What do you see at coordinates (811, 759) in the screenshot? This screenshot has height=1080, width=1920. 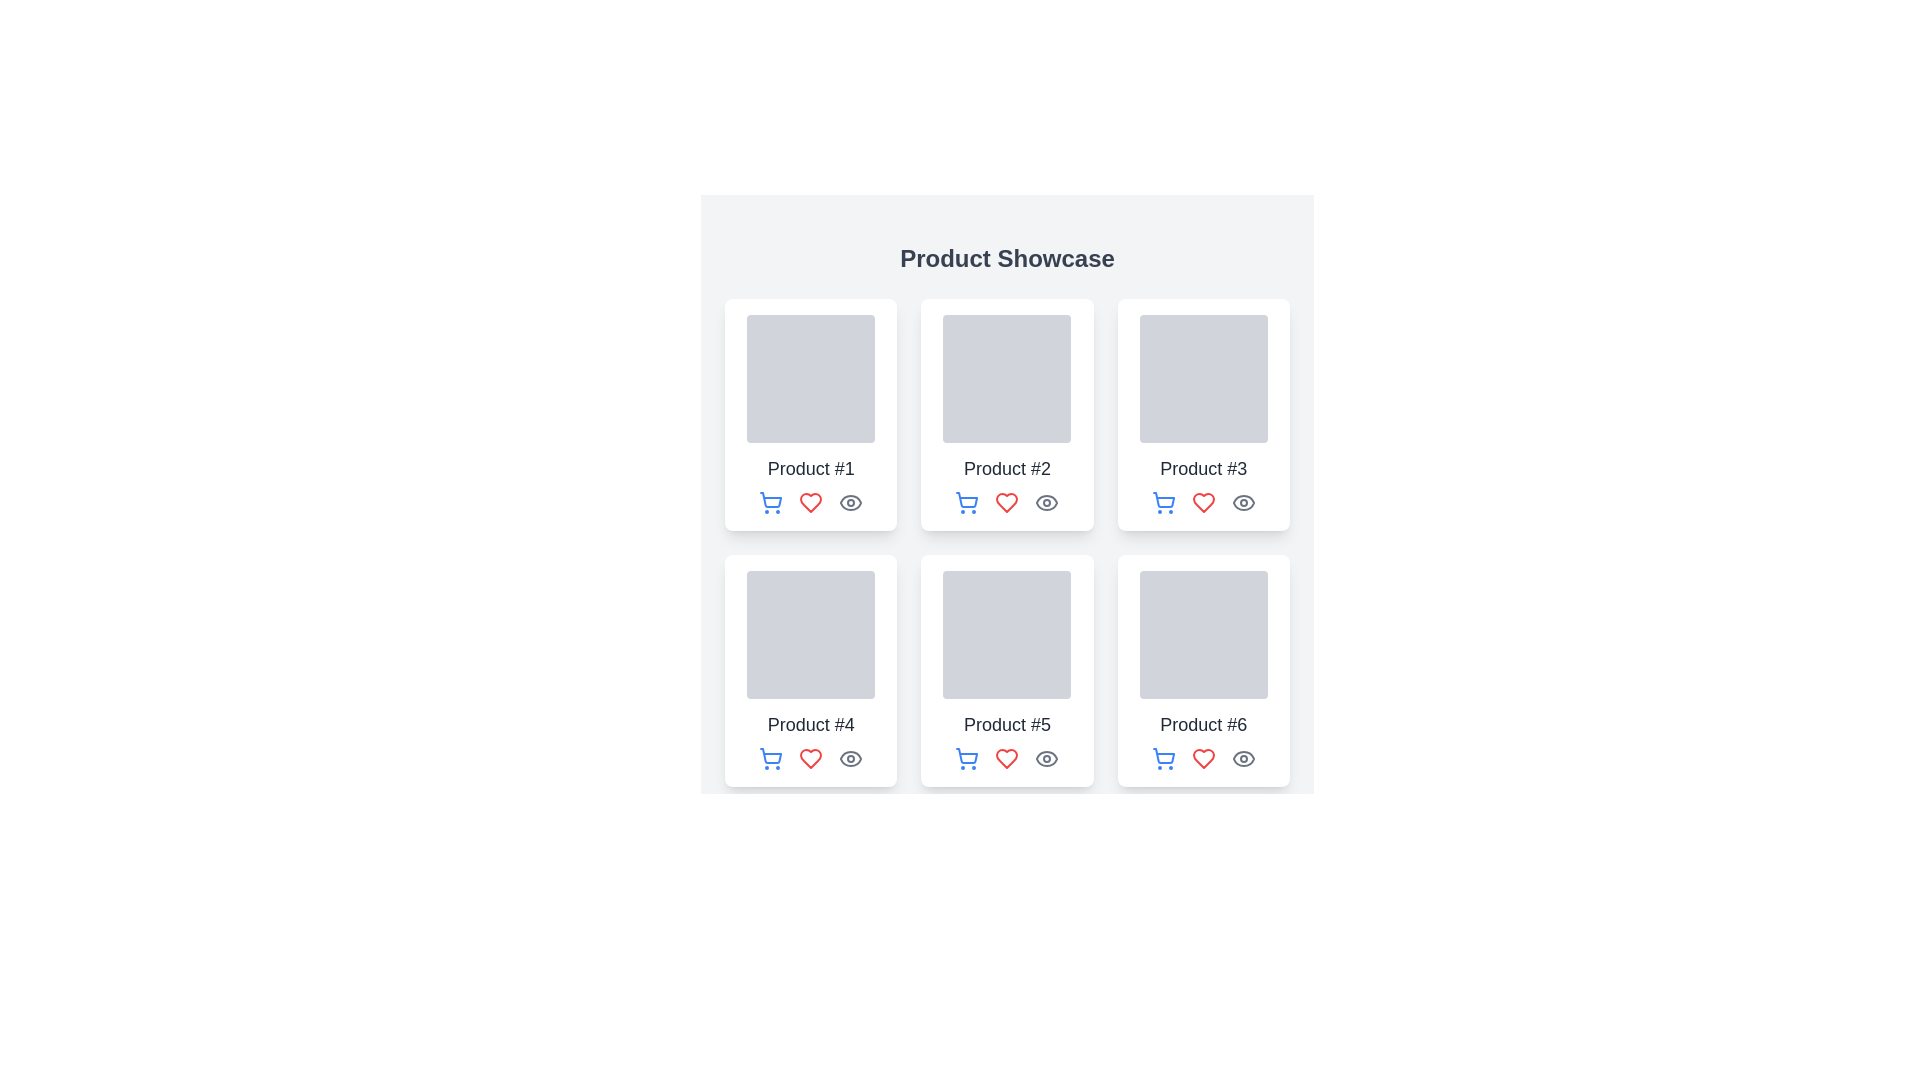 I see `the heart icon located within the card for 'Product #4' to mark the product as a favorite` at bounding box center [811, 759].